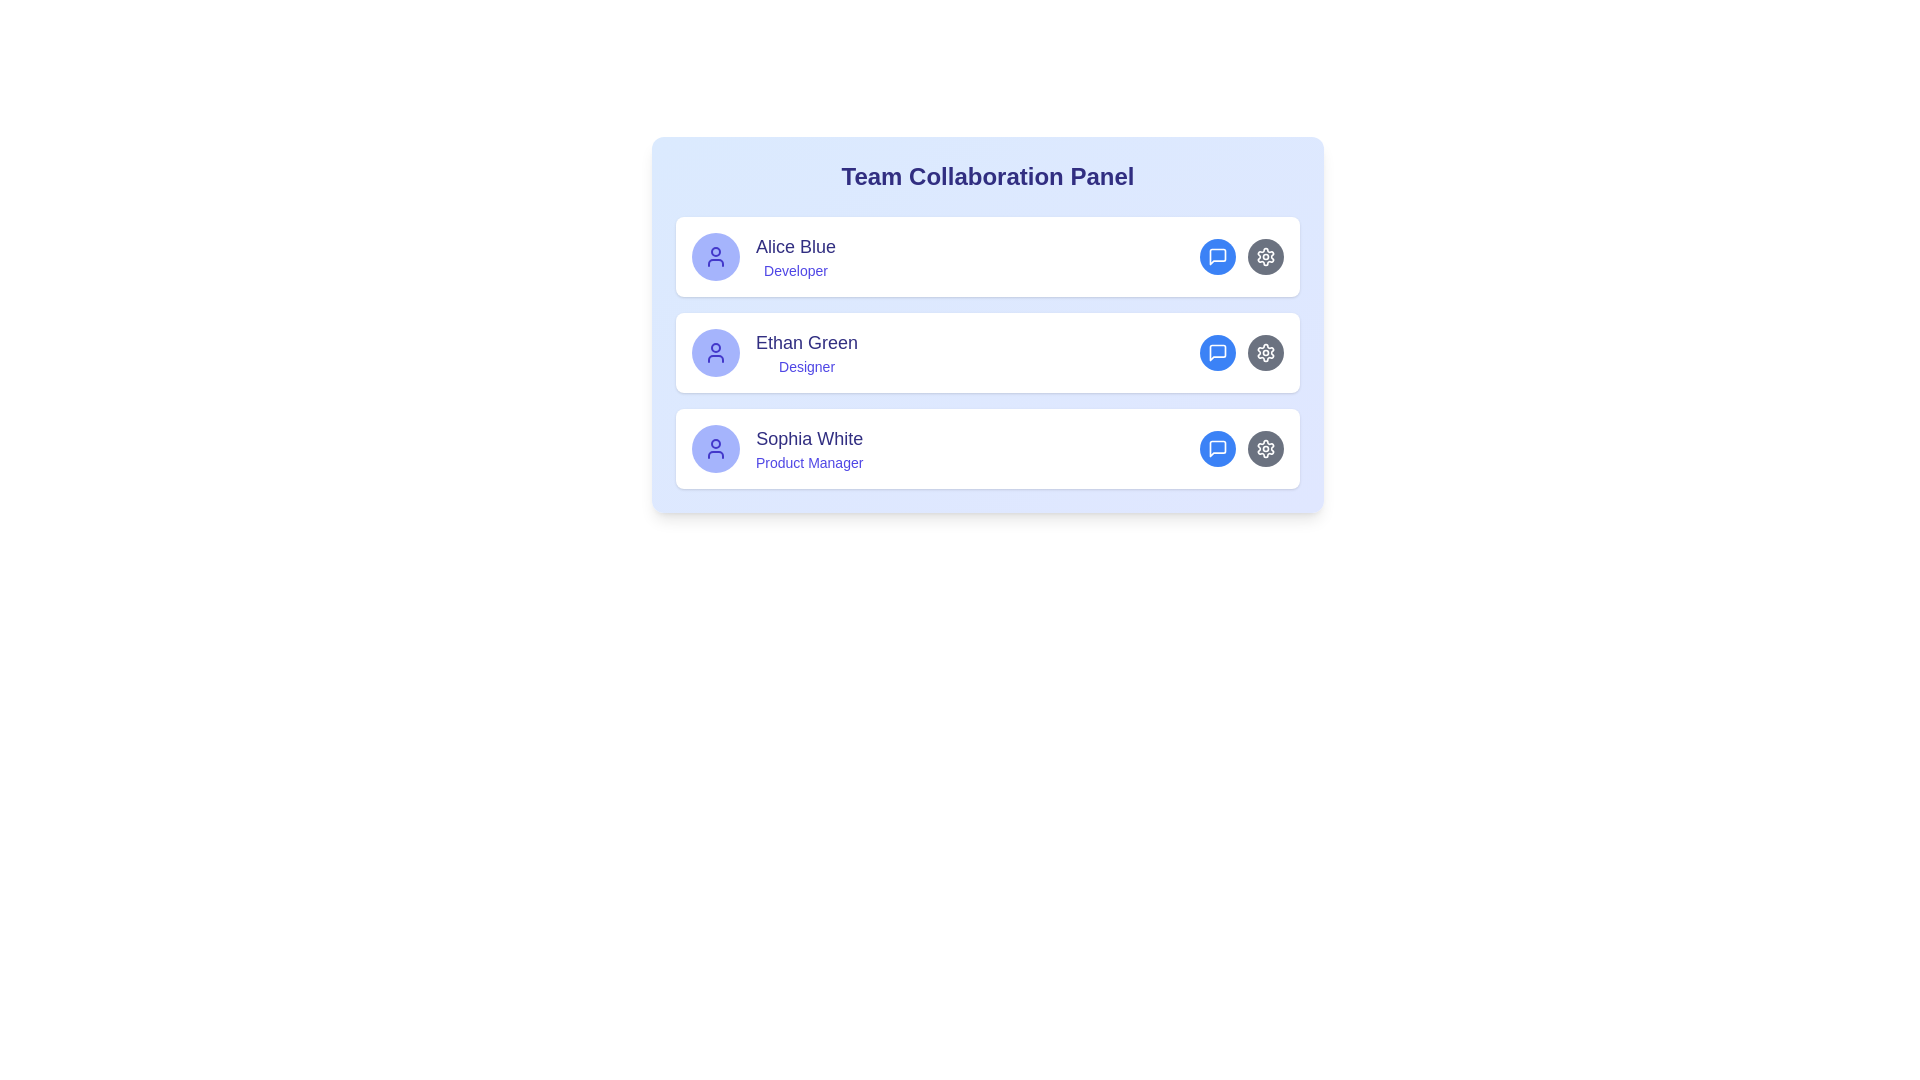 The height and width of the screenshot is (1080, 1920). I want to click on the settings button, which is the second circular button located to the right of the speech bubble icon, so click(1265, 352).